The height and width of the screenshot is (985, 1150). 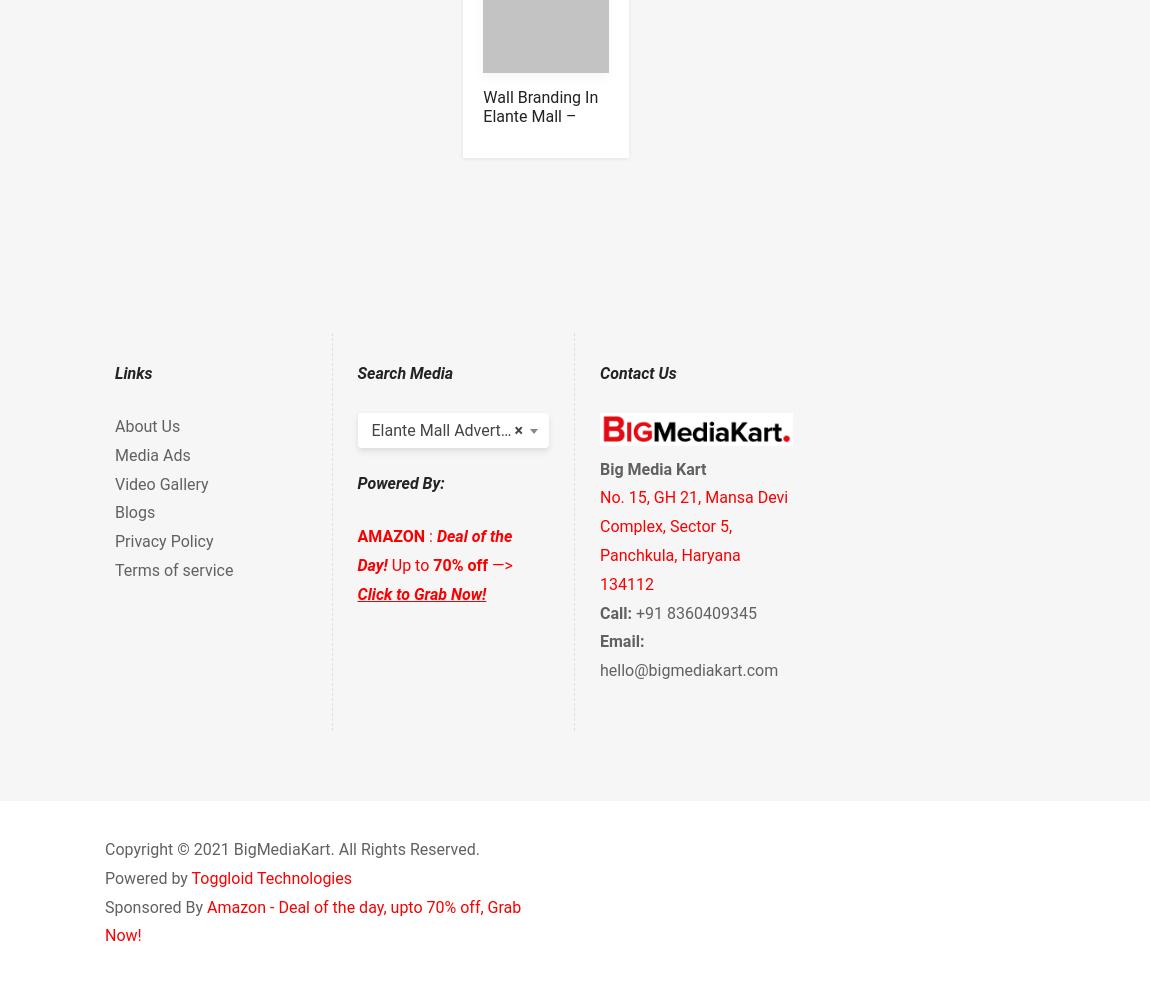 I want to click on 'Links', so click(x=114, y=372).